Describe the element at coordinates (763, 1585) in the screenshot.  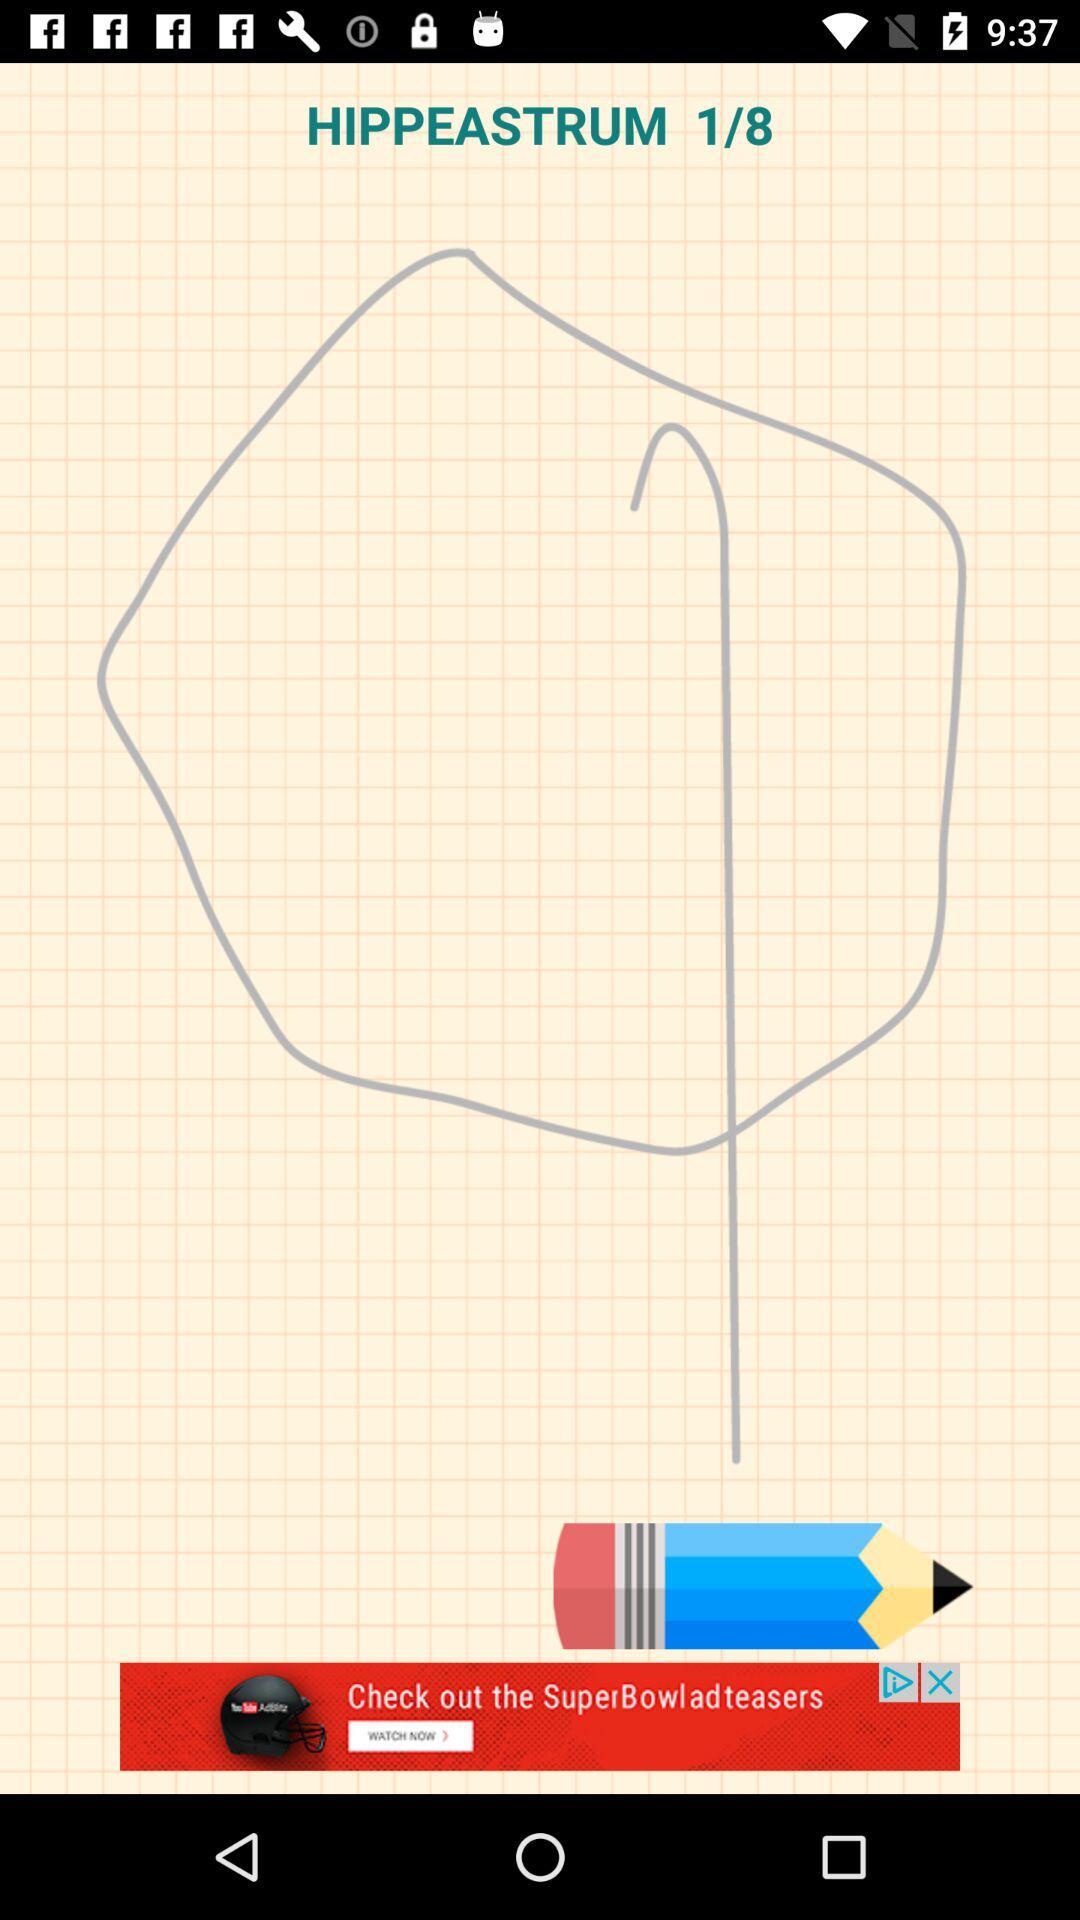
I see `draw option` at that location.